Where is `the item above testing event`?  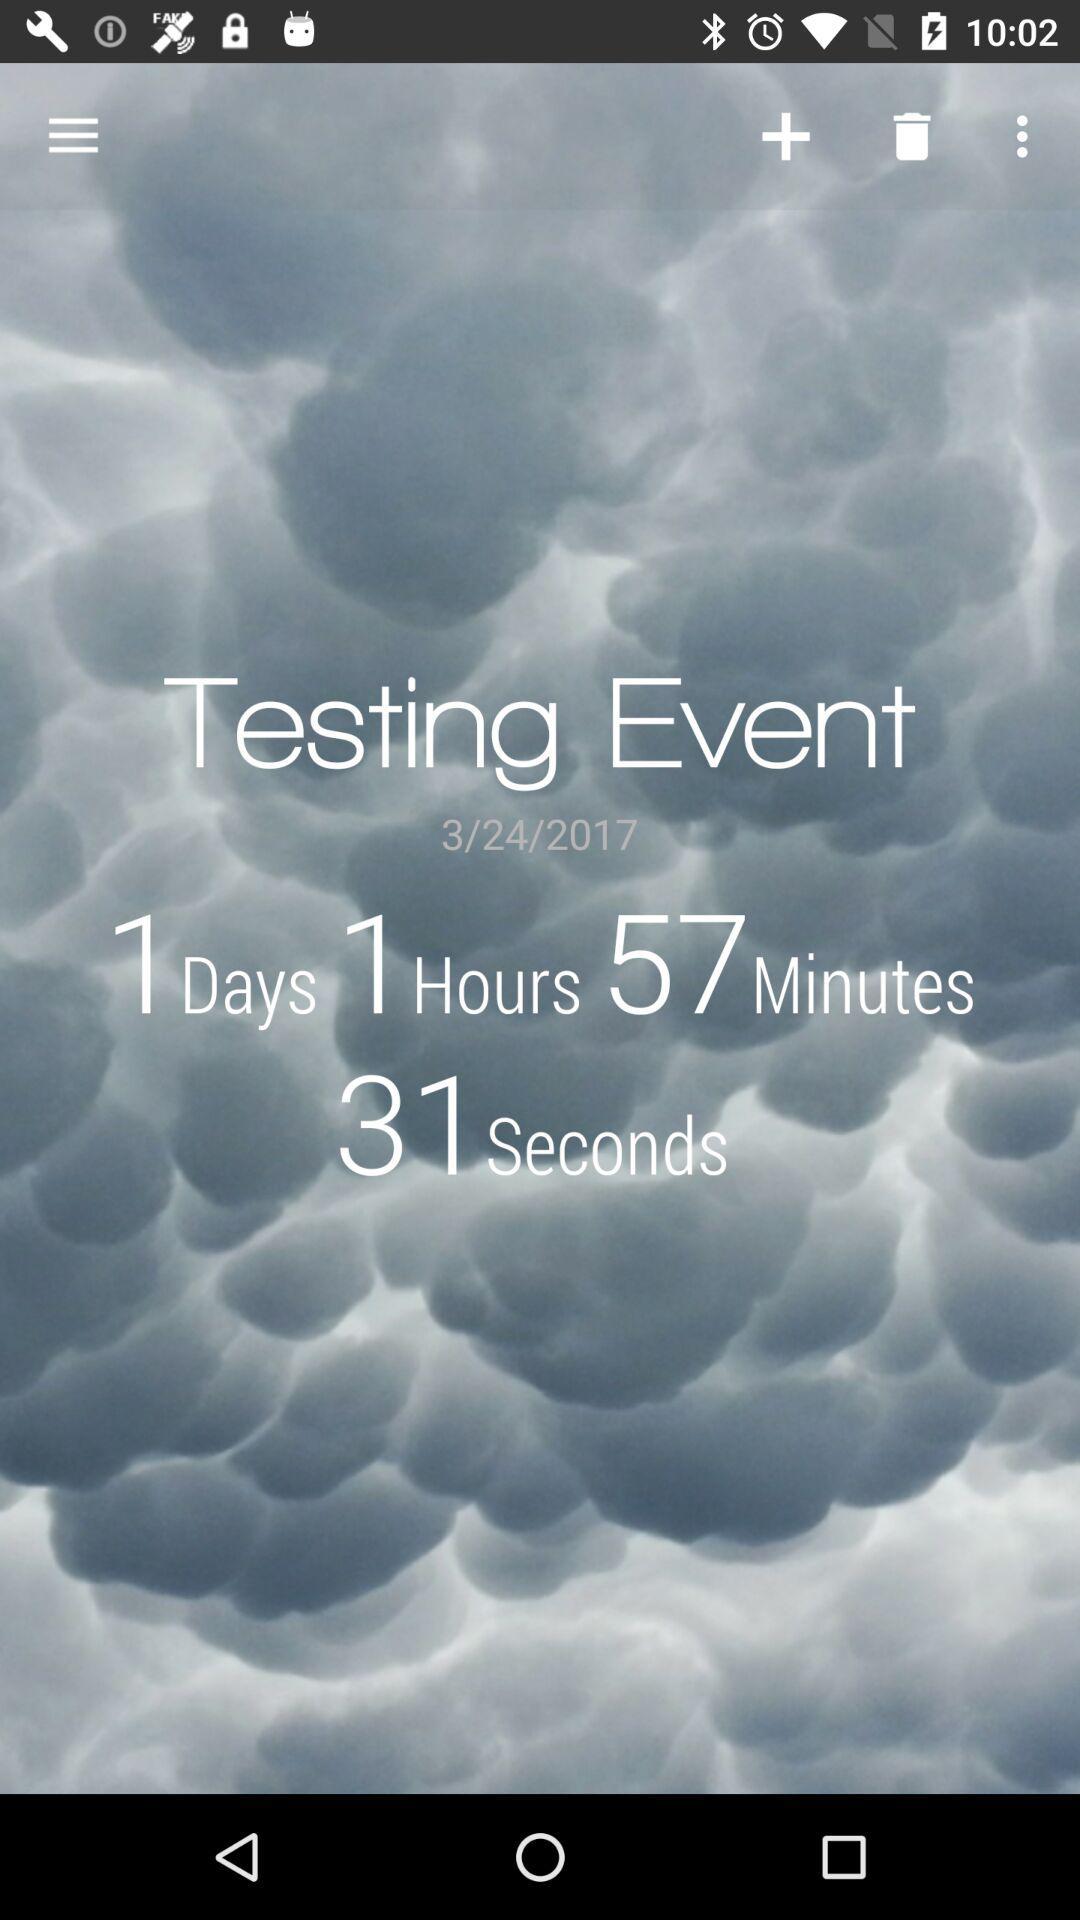 the item above testing event is located at coordinates (911, 135).